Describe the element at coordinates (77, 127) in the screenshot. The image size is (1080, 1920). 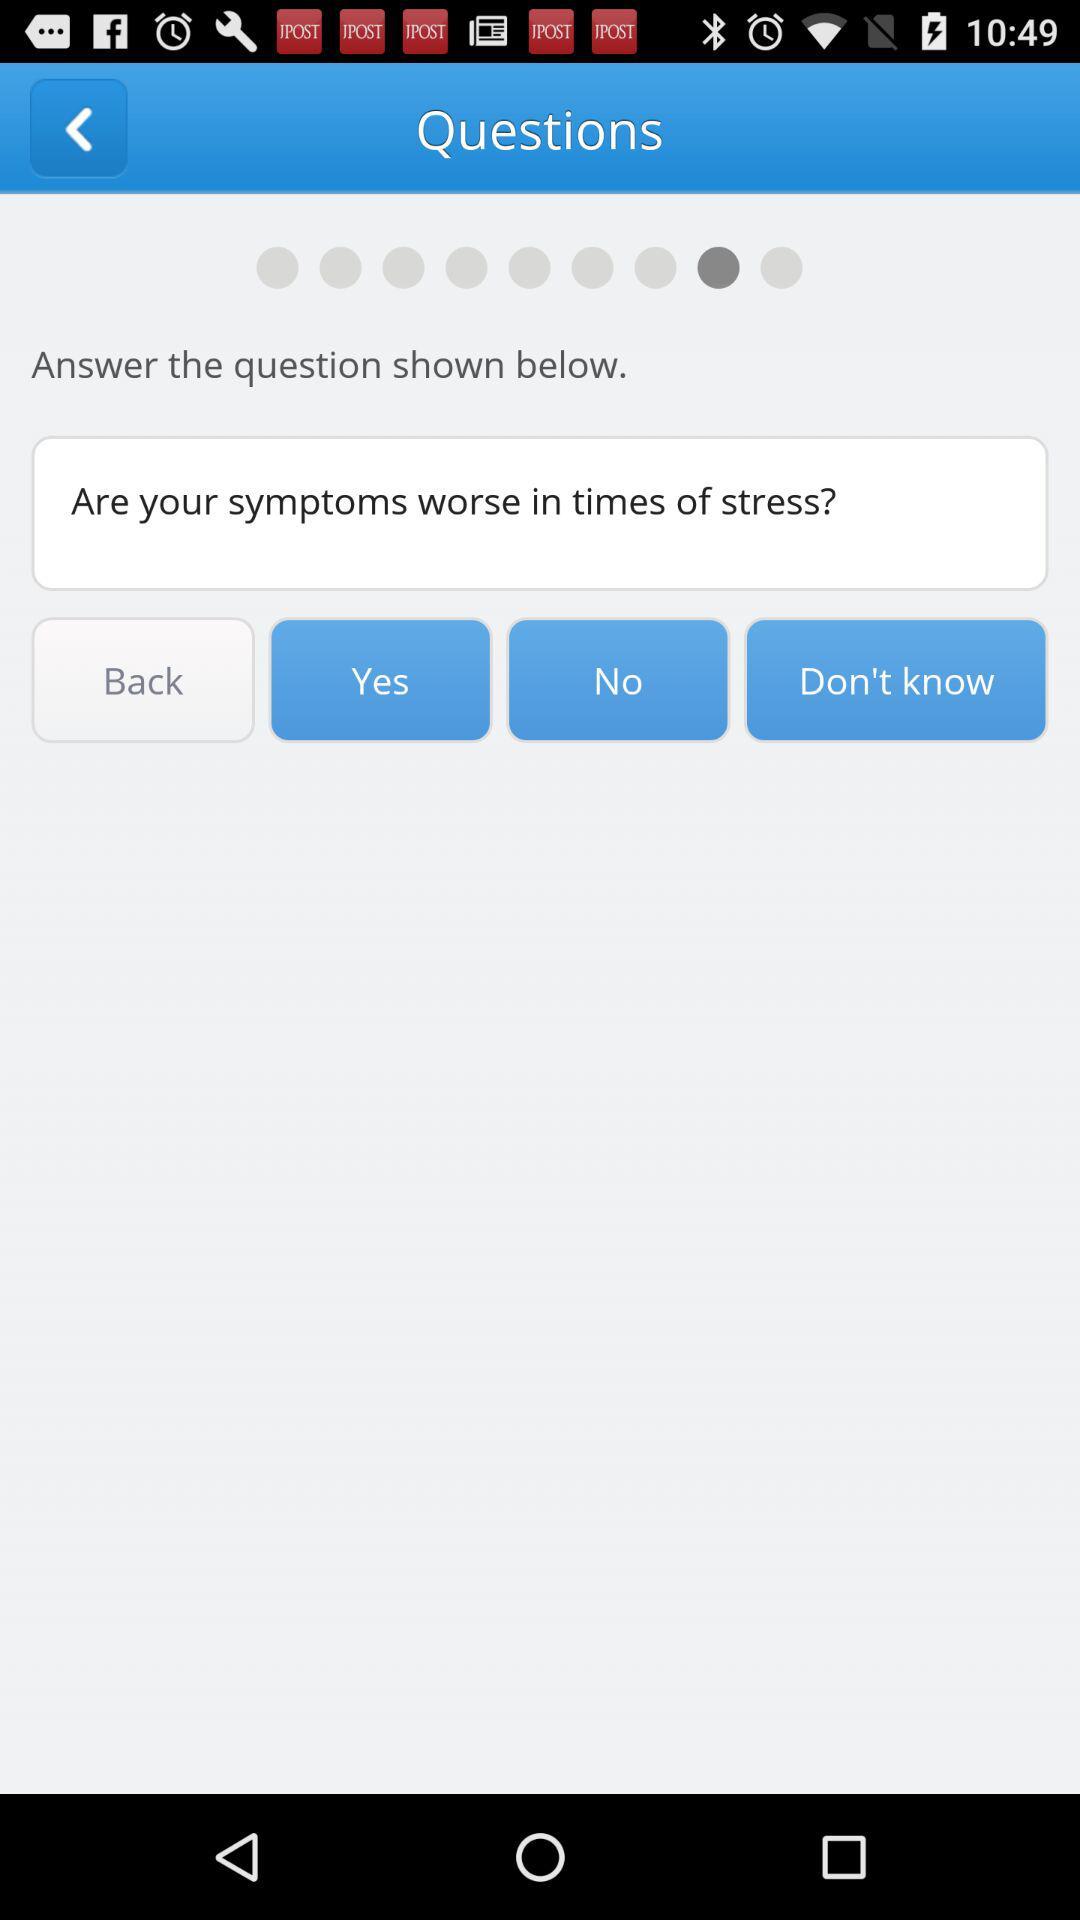
I see `come back` at that location.